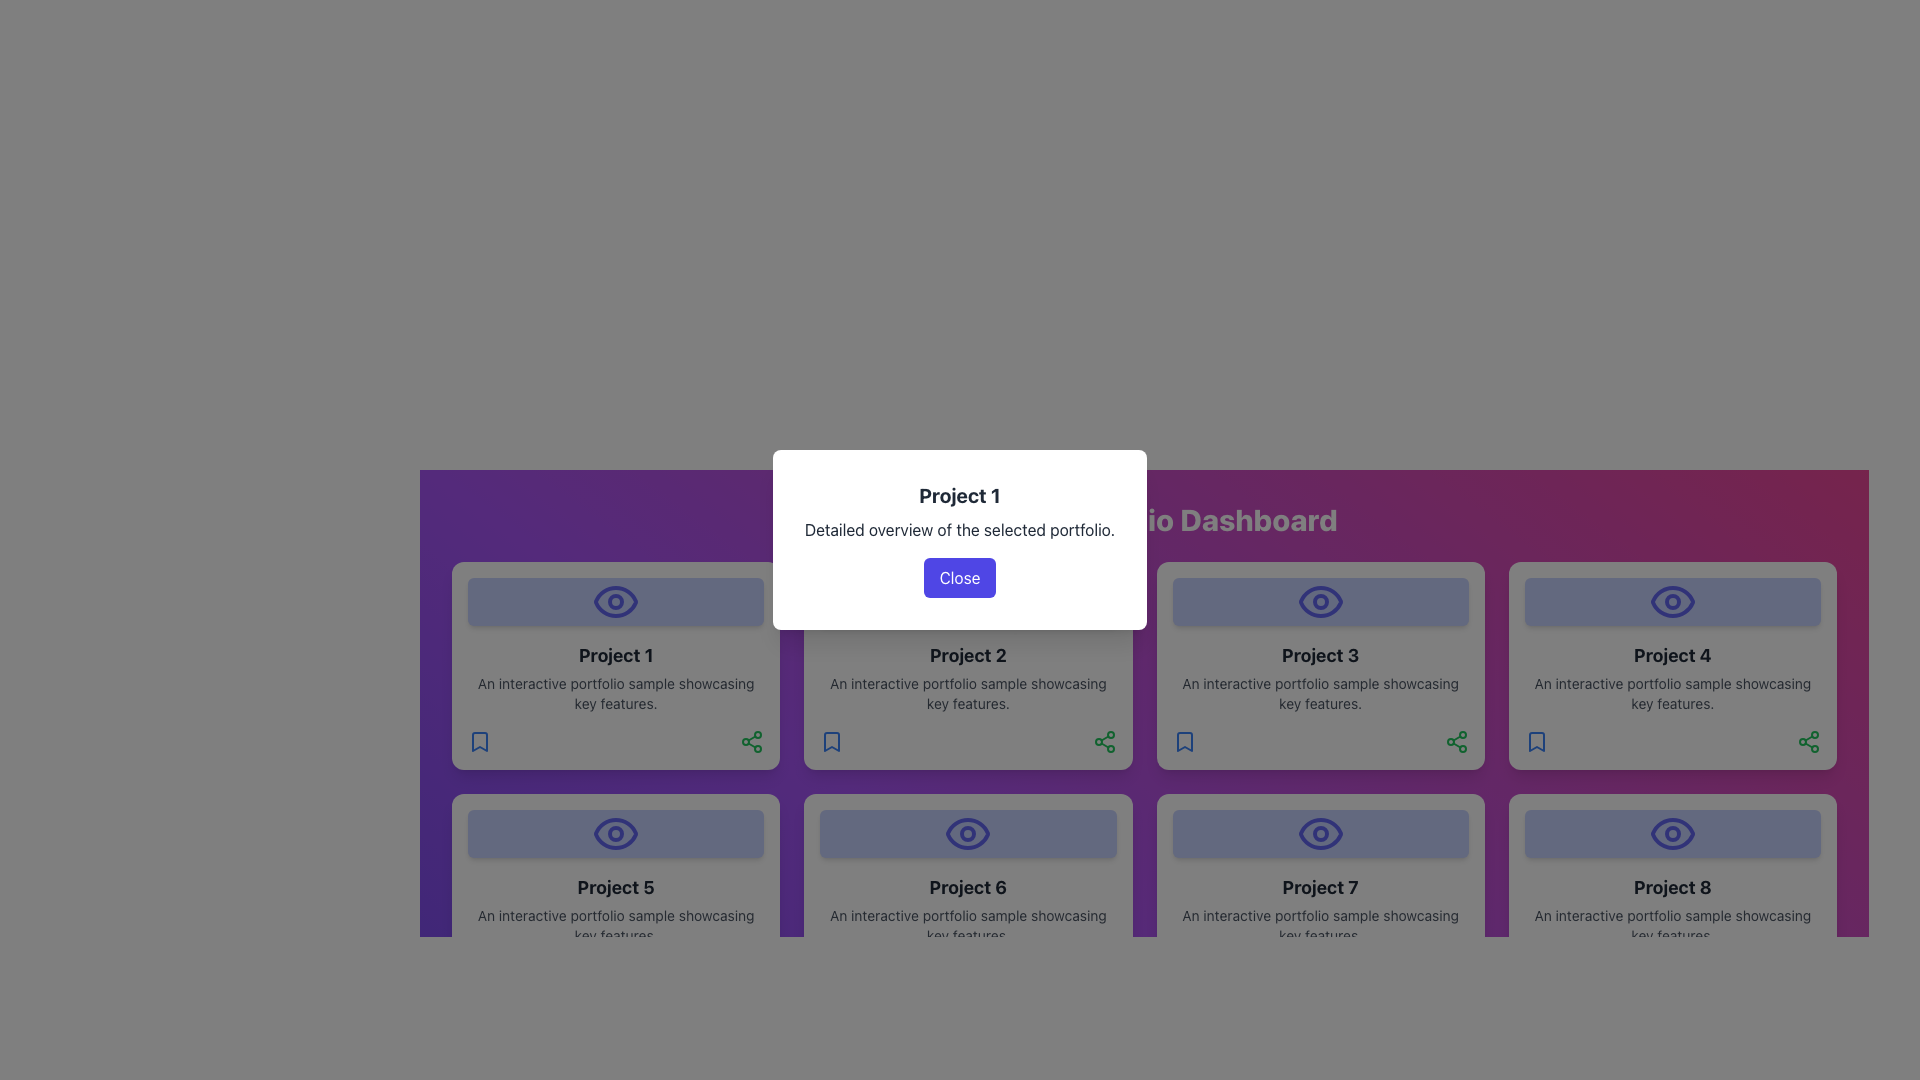 This screenshot has height=1080, width=1920. What do you see at coordinates (968, 833) in the screenshot?
I see `the eye icon indicator located in the card labeled 'Project 6' to initiate a view or preview action` at bounding box center [968, 833].